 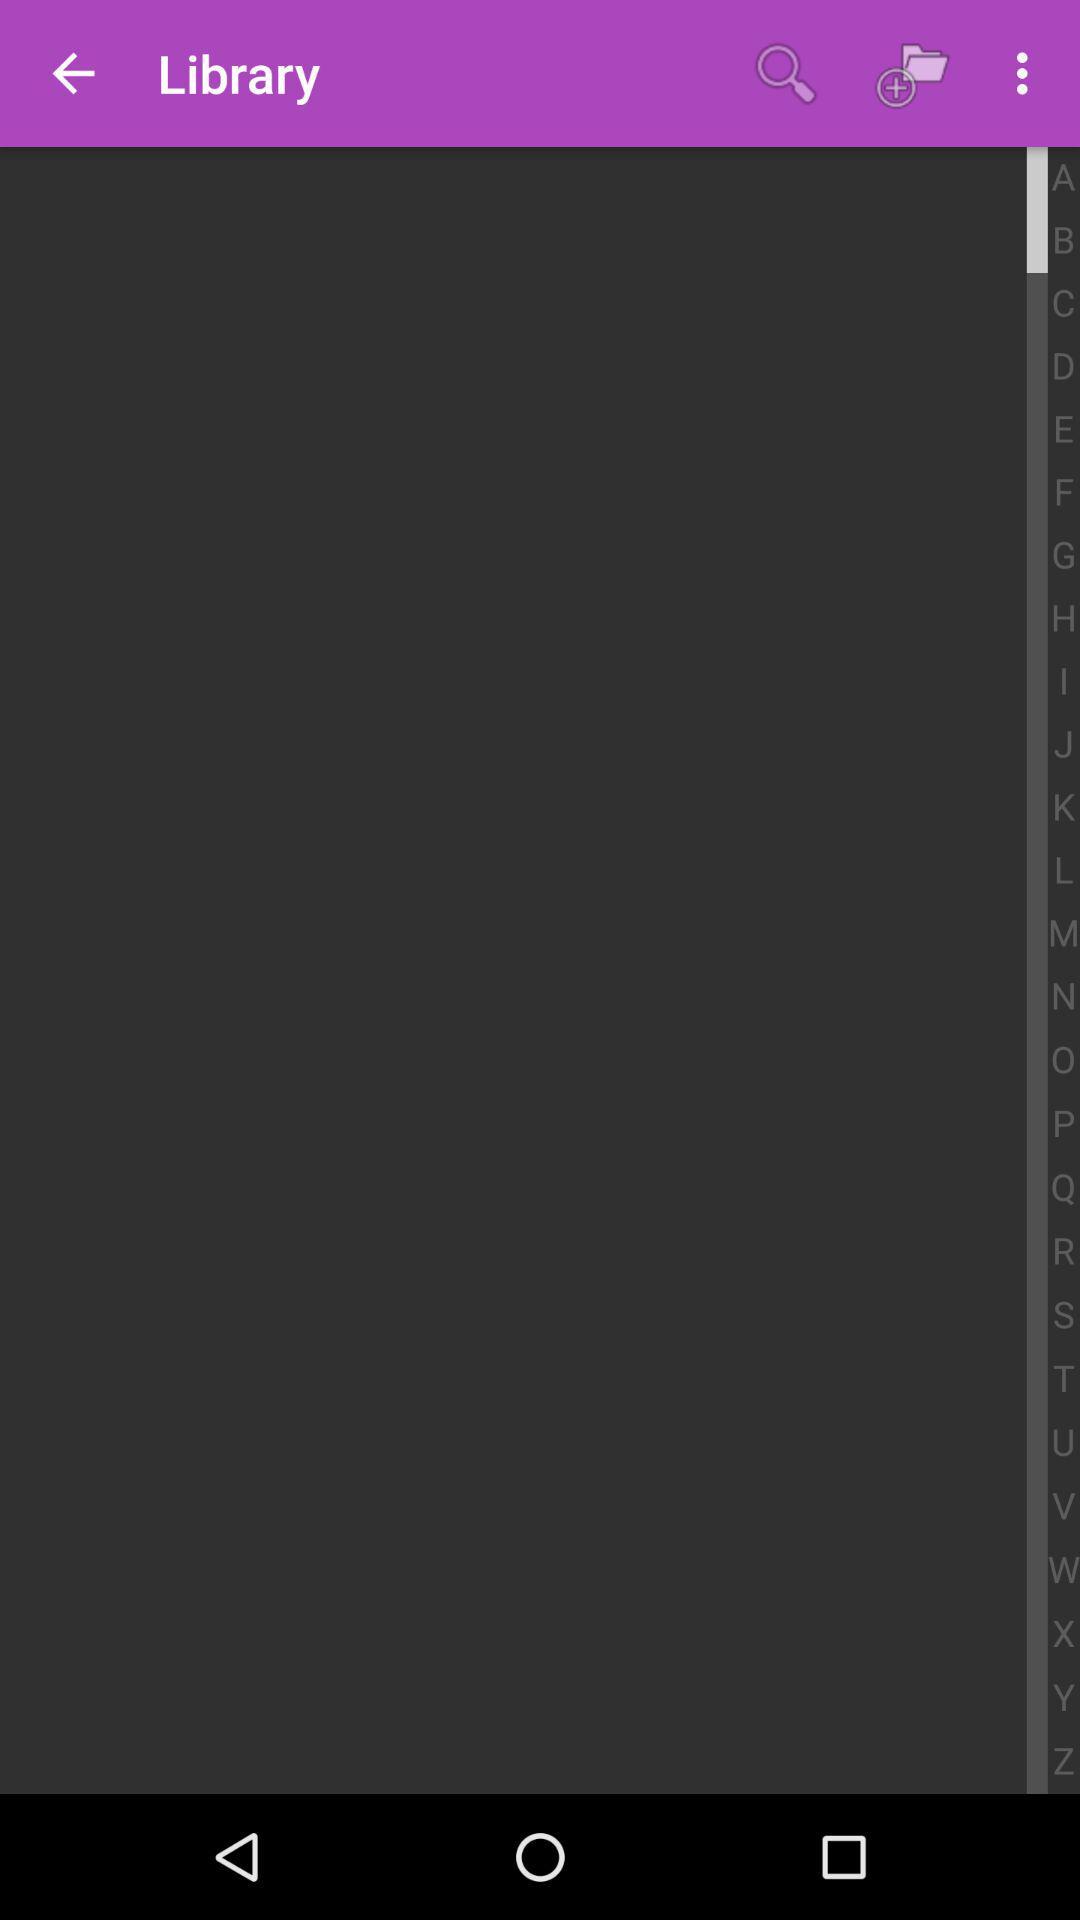 I want to click on the y item, so click(x=1062, y=1697).